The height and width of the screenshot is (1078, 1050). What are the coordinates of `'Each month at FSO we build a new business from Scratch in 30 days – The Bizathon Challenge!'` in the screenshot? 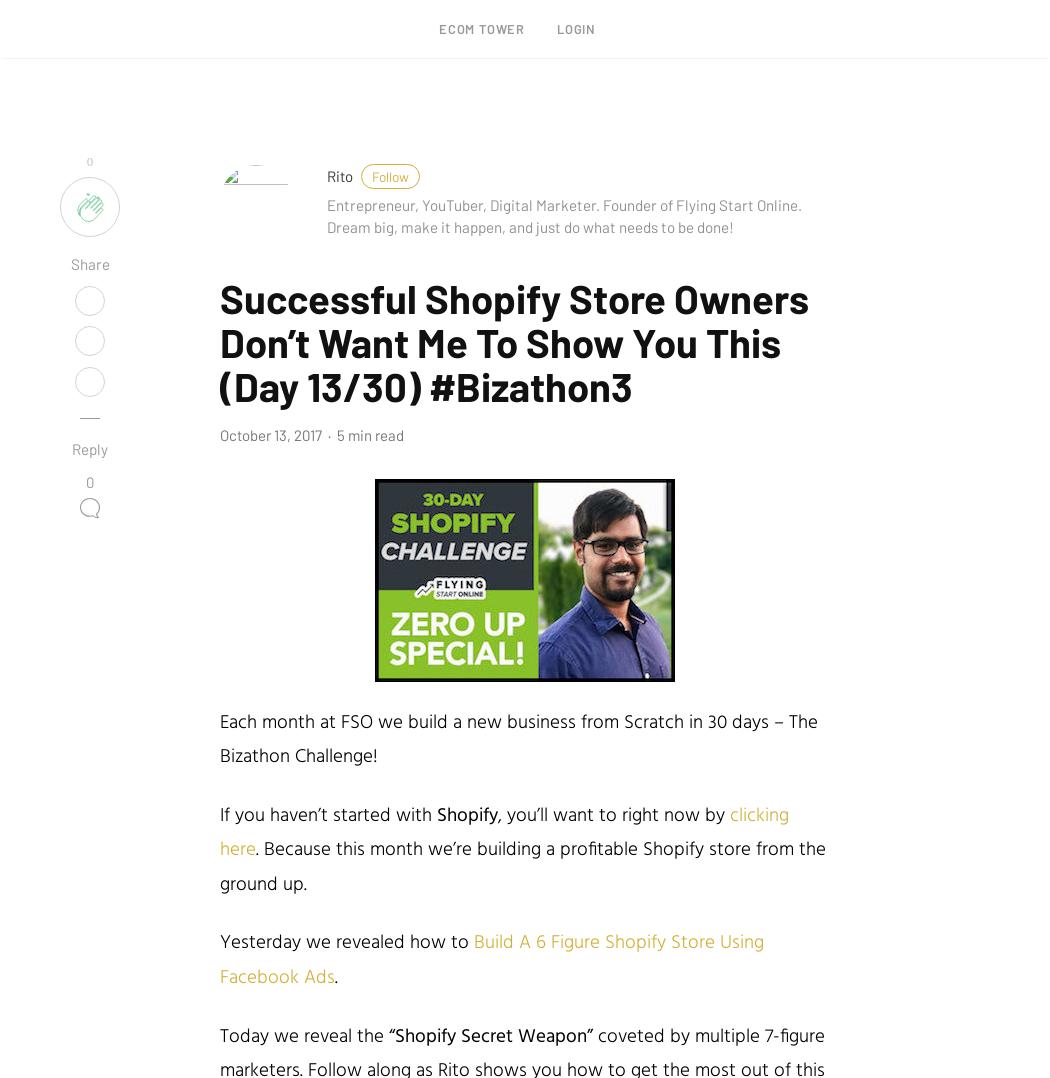 It's located at (518, 739).